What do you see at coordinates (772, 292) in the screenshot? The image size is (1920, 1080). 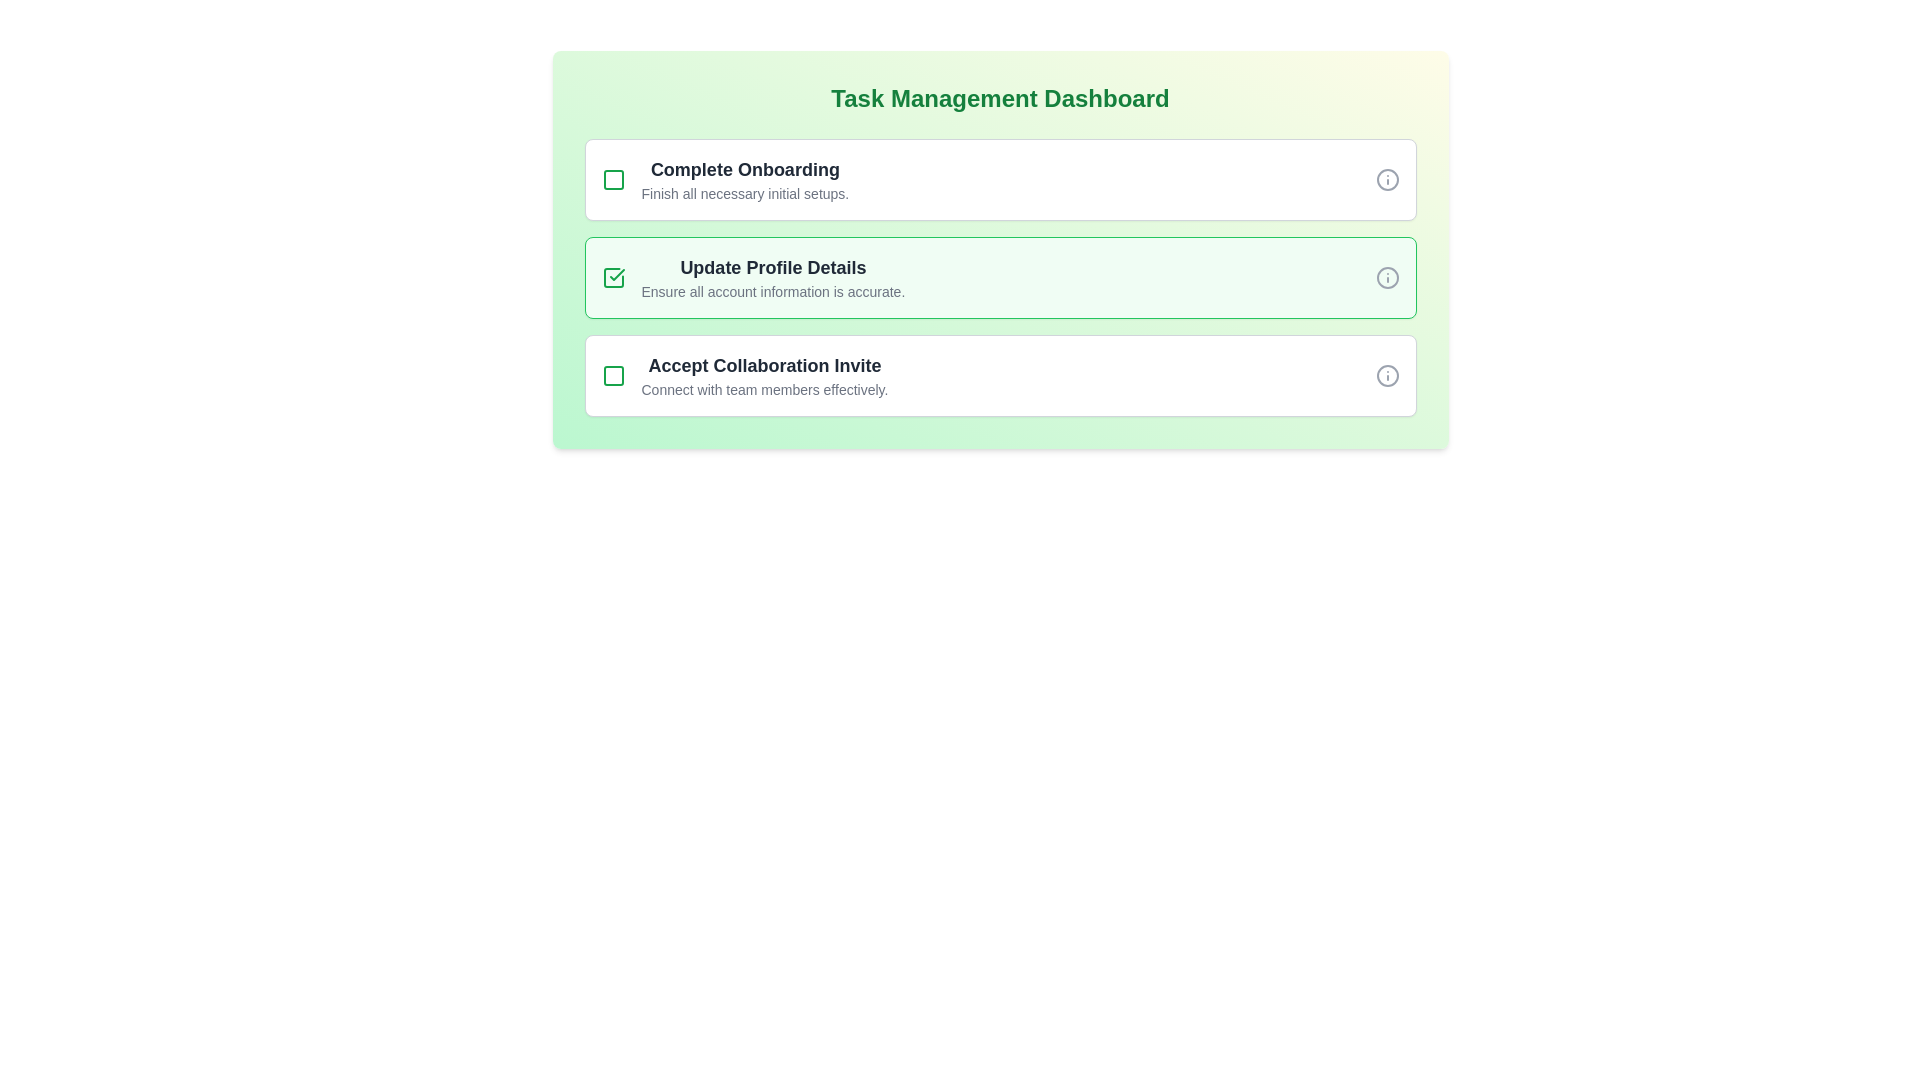 I see `the non-interactive text label located under the 'Update Profile Details' section, which provides guidance related to the task` at bounding box center [772, 292].